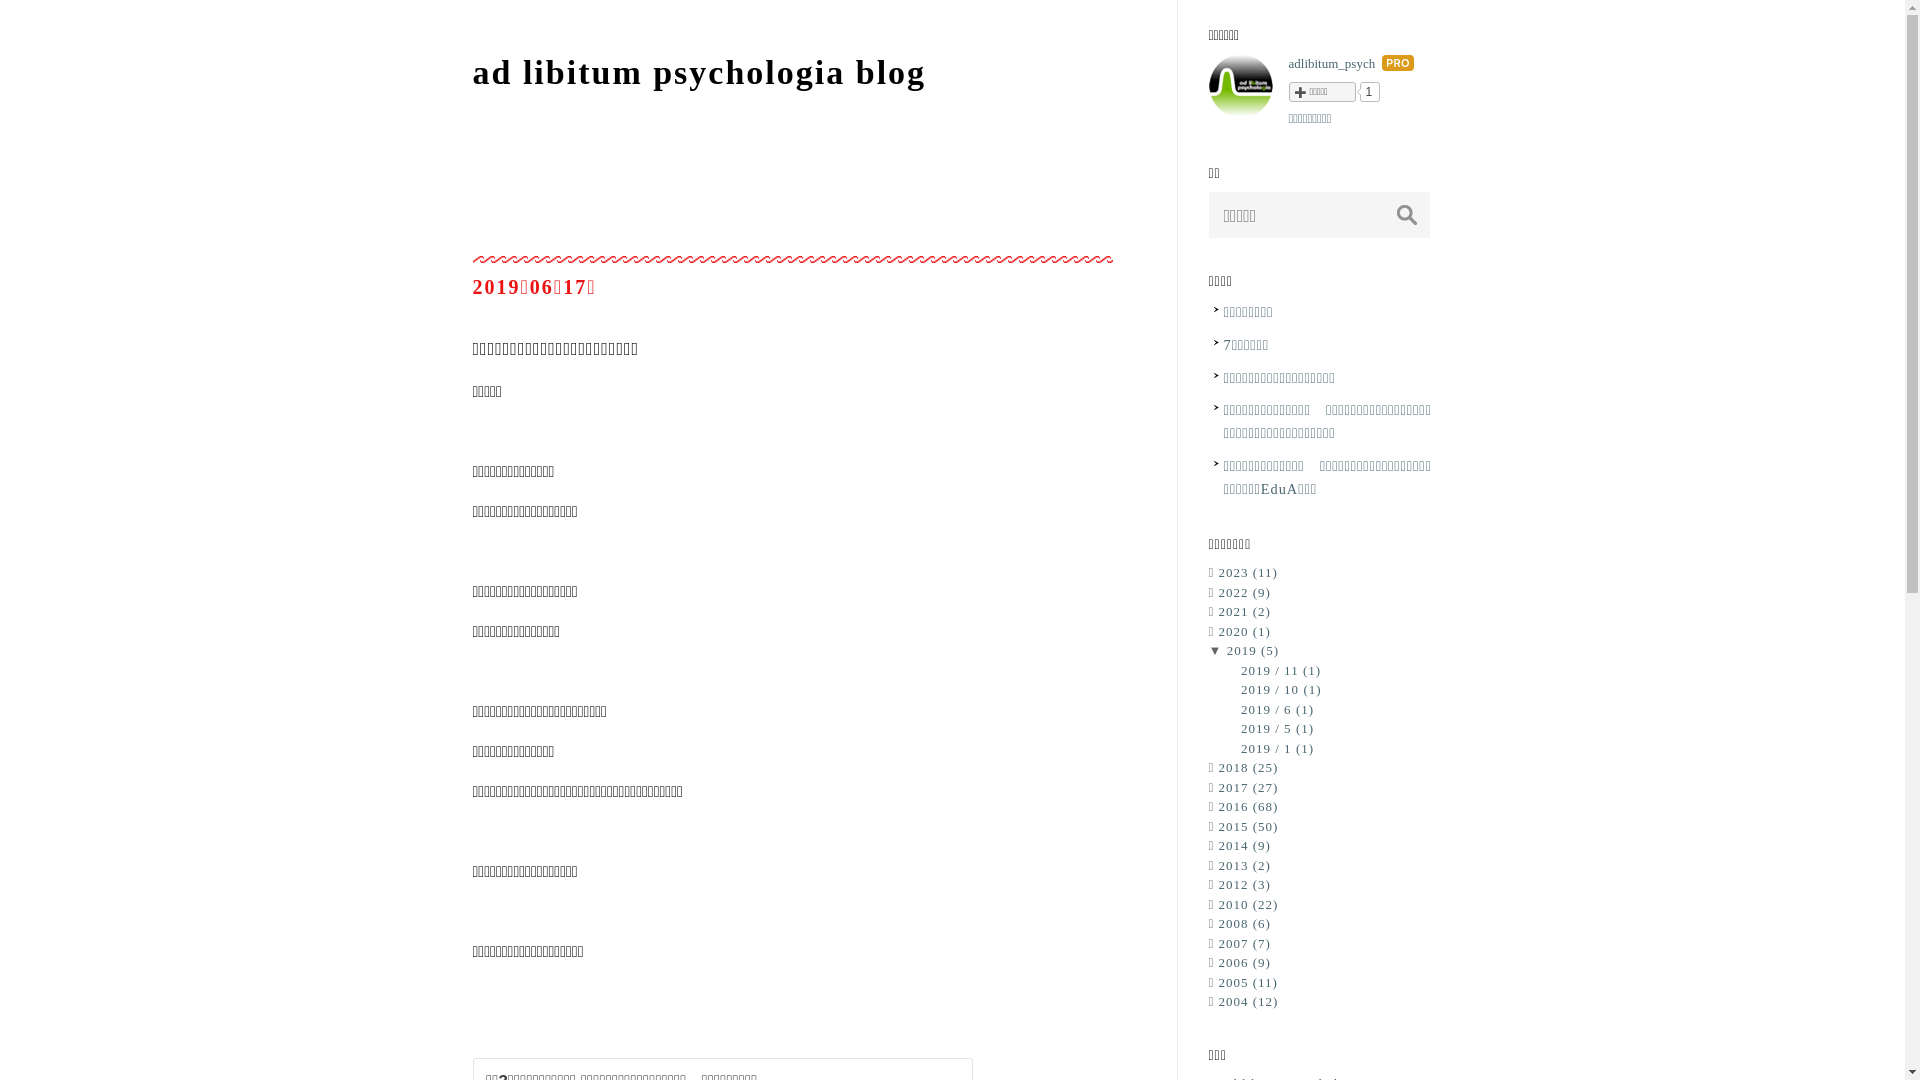  I want to click on '20190617', so click(533, 287).